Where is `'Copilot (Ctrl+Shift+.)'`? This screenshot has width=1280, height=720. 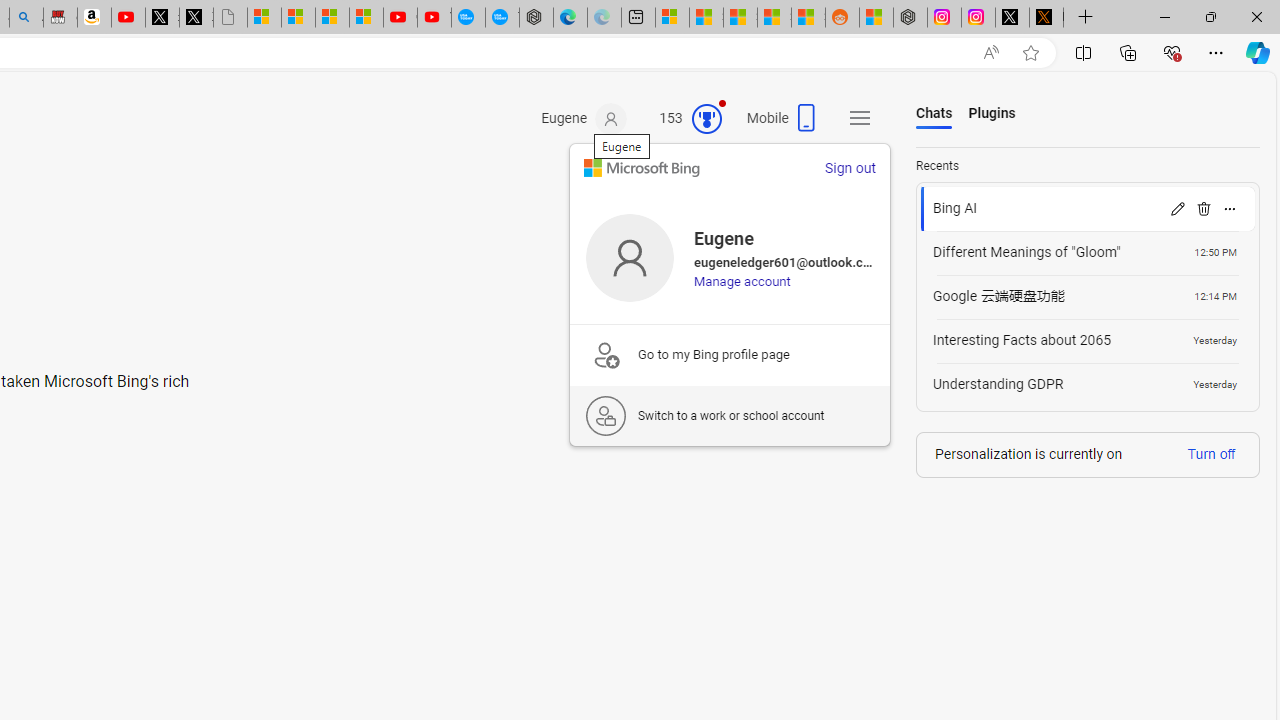
'Copilot (Ctrl+Shift+.)' is located at coordinates (1257, 51).